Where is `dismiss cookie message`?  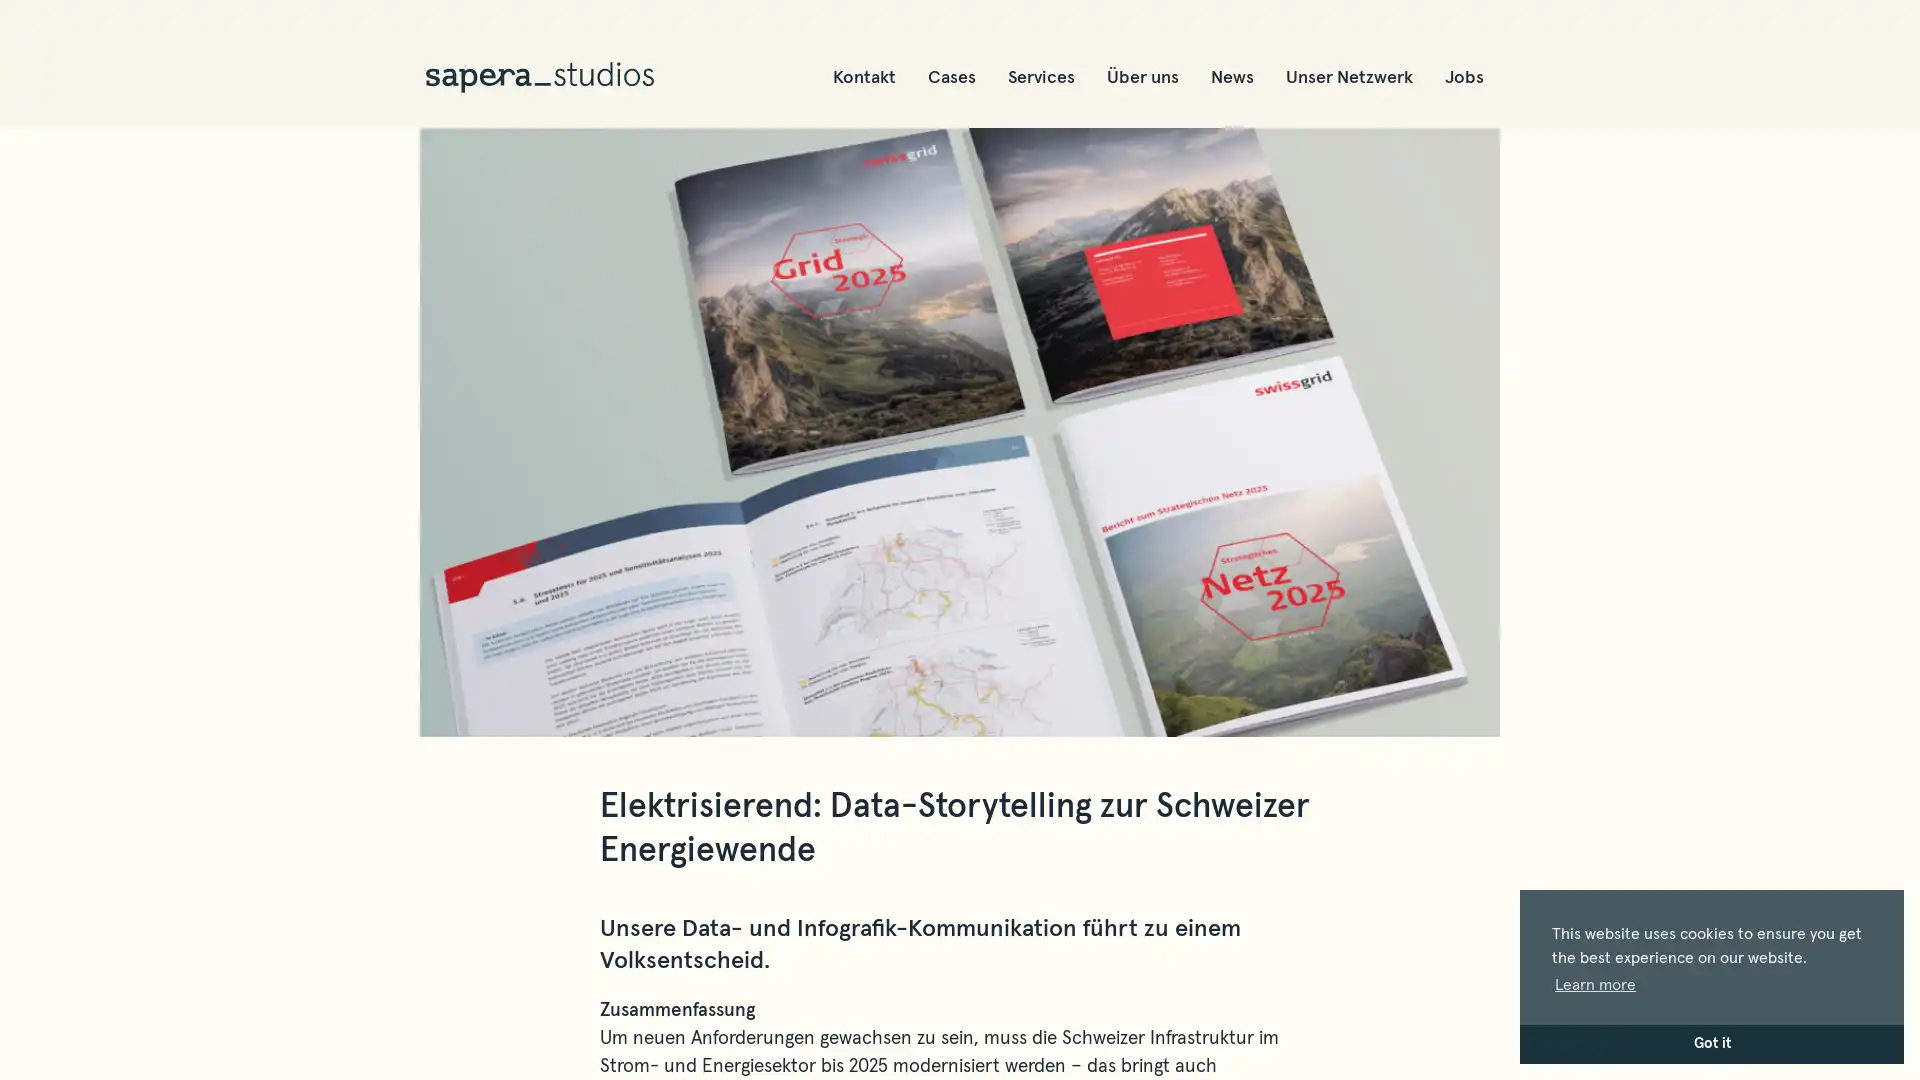 dismiss cookie message is located at coordinates (1711, 1043).